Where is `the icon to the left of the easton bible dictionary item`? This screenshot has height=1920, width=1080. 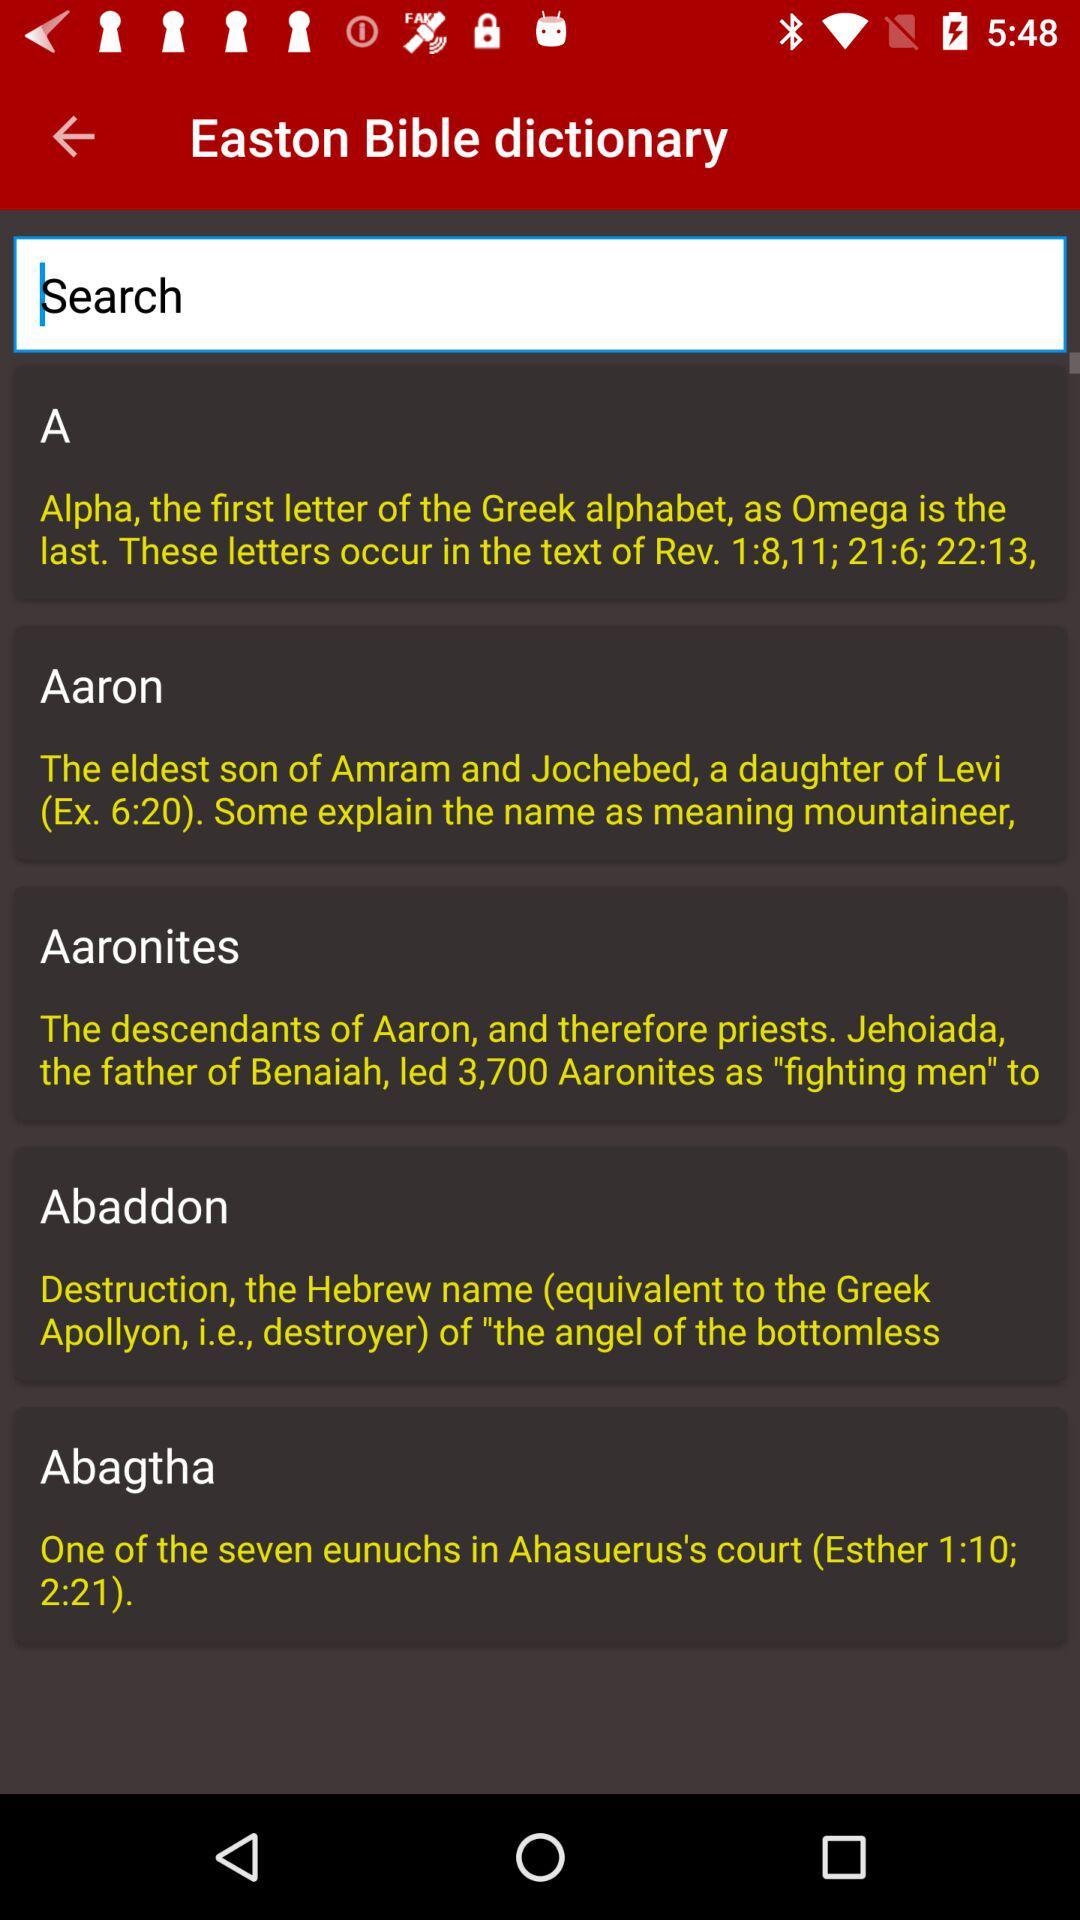 the icon to the left of the easton bible dictionary item is located at coordinates (72, 135).